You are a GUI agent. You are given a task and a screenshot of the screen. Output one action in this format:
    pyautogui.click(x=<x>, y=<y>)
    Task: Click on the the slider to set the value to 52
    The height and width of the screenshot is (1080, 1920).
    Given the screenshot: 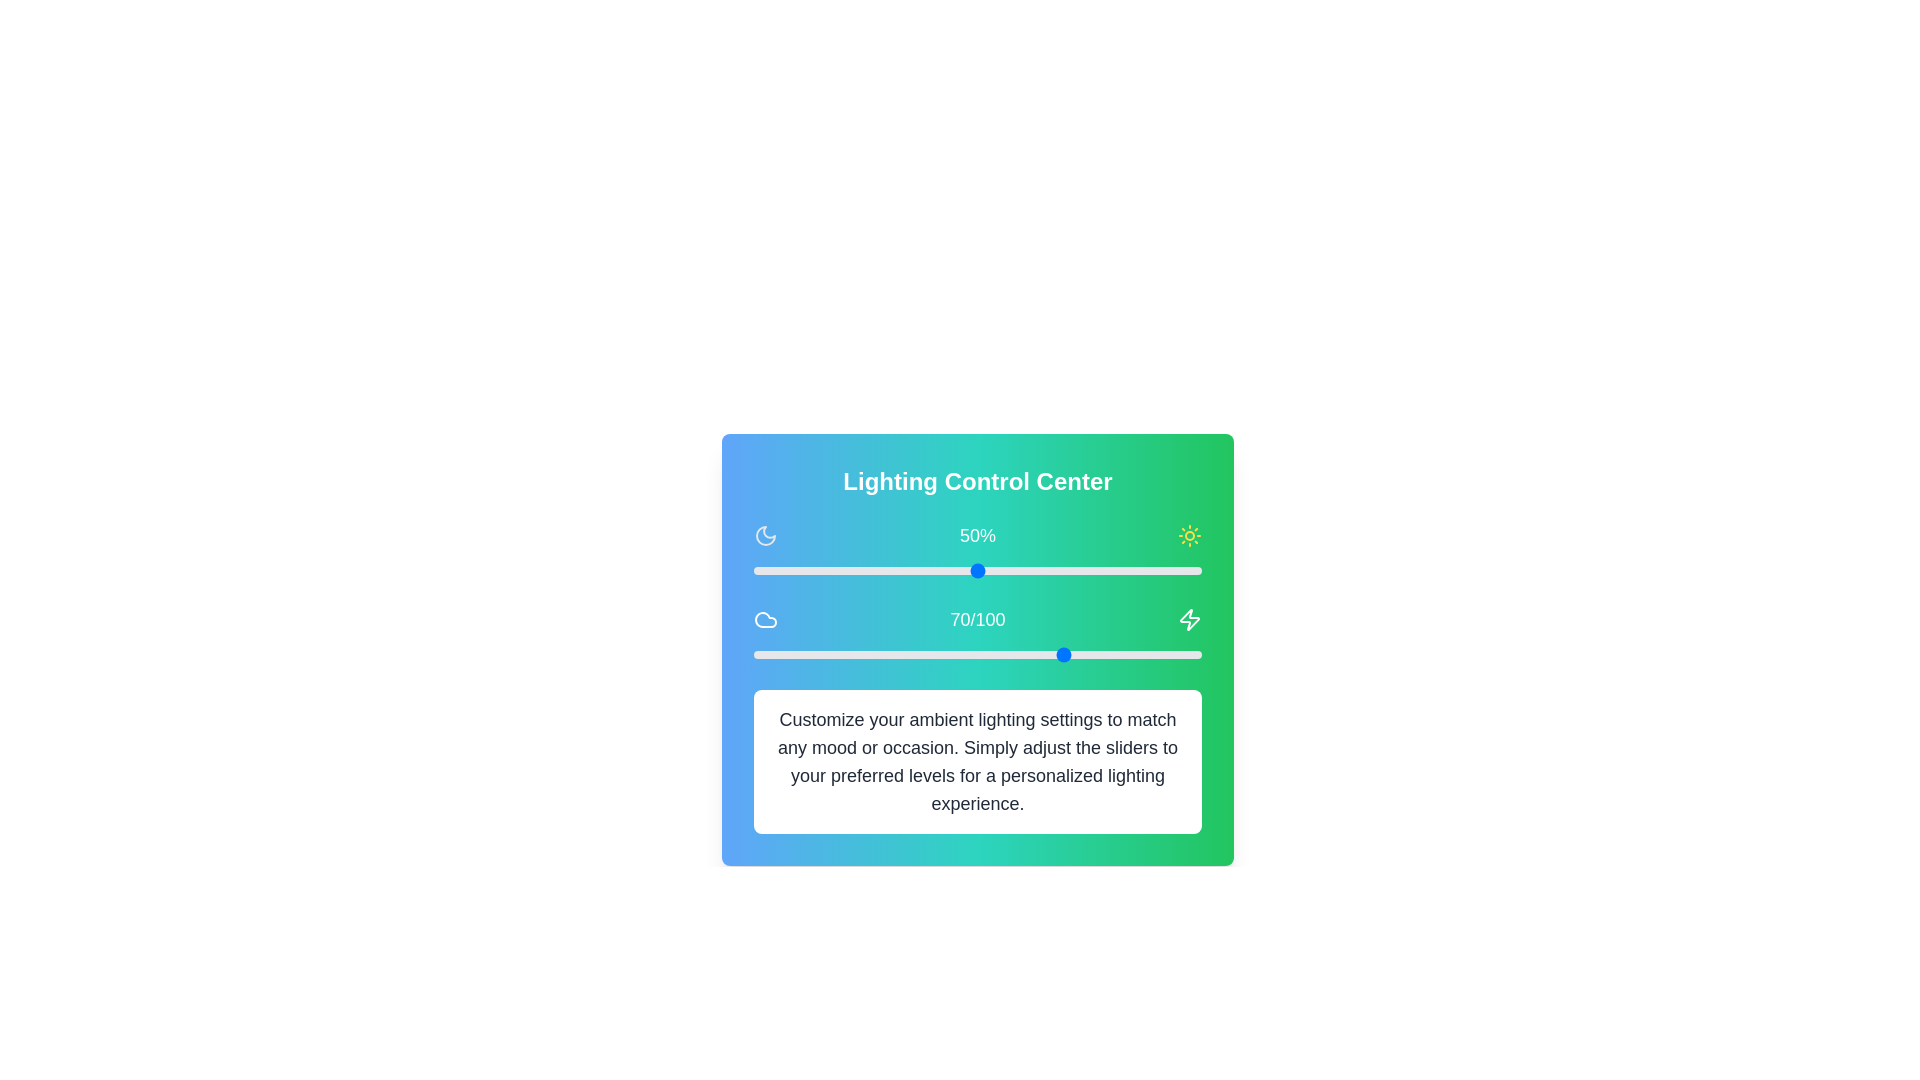 What is the action you would take?
    pyautogui.click(x=986, y=570)
    